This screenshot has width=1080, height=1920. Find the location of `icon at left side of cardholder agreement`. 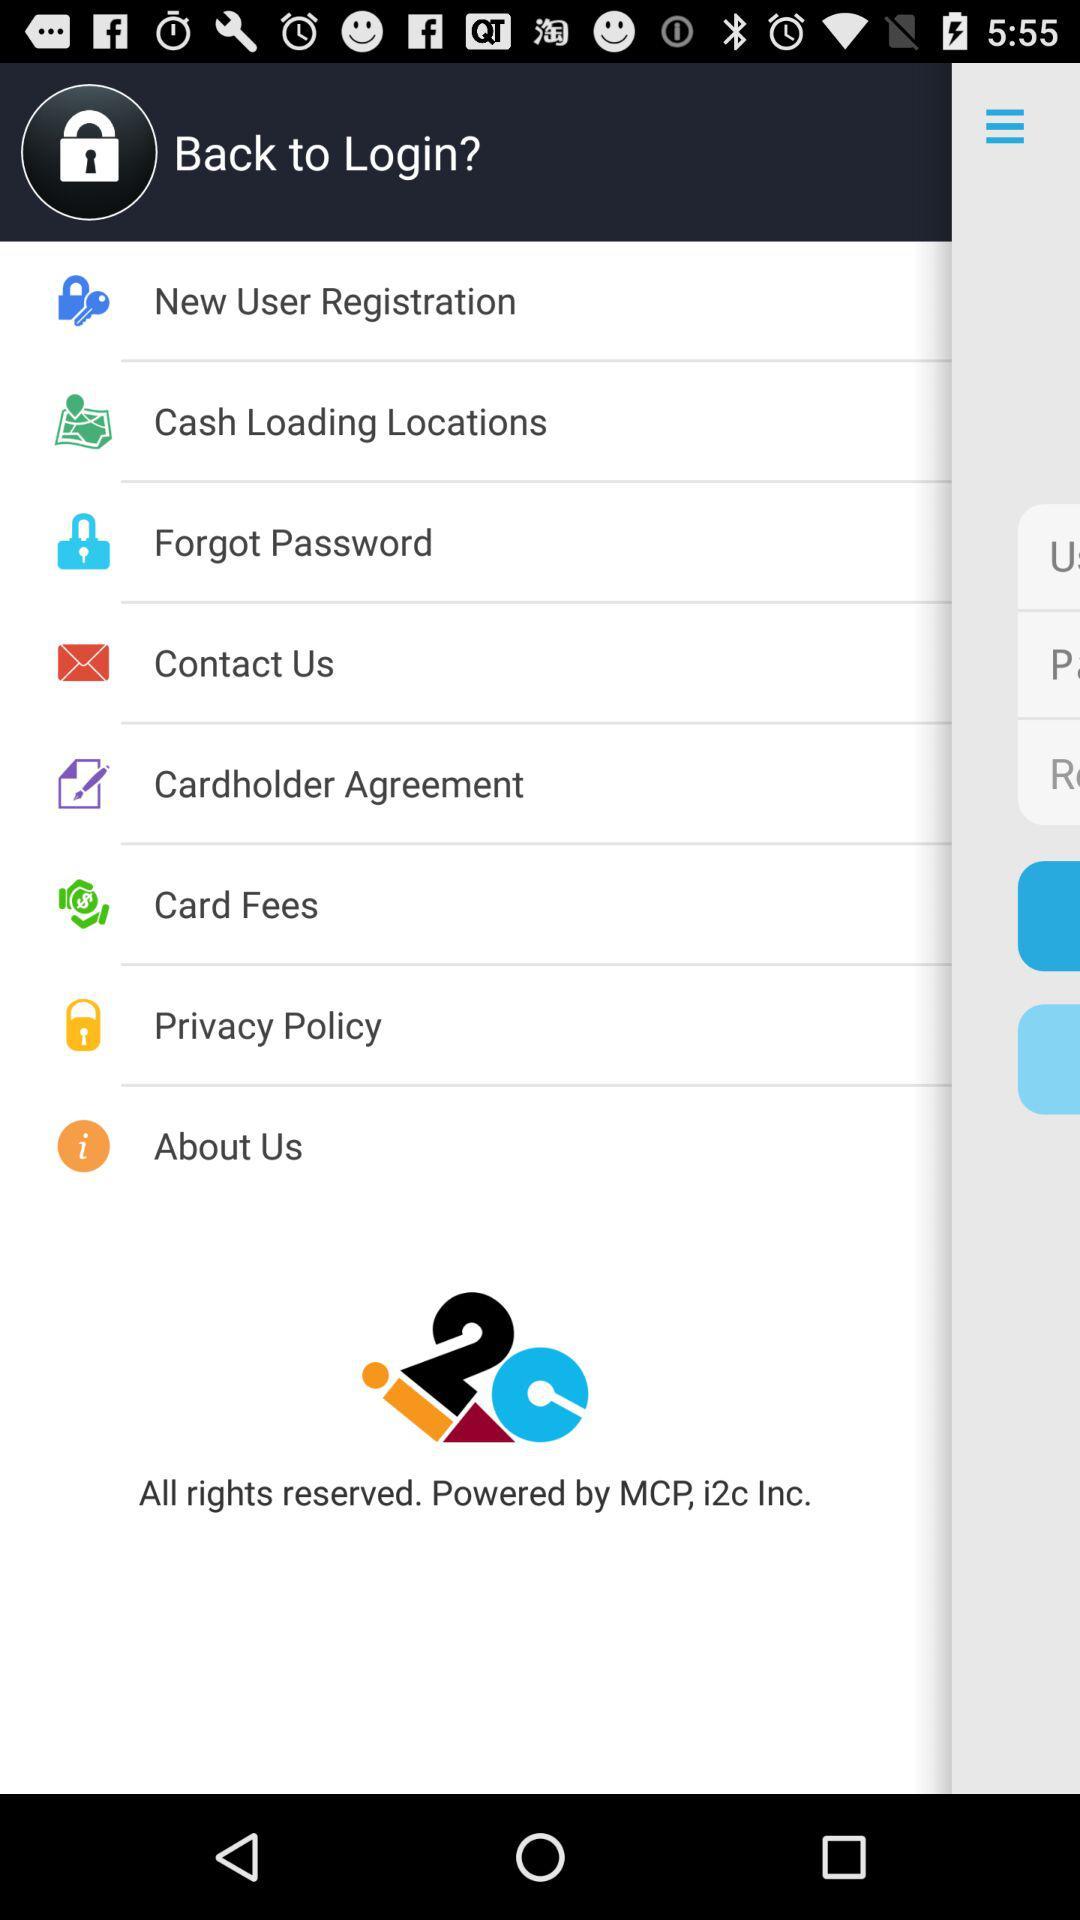

icon at left side of cardholder agreement is located at coordinates (83, 782).